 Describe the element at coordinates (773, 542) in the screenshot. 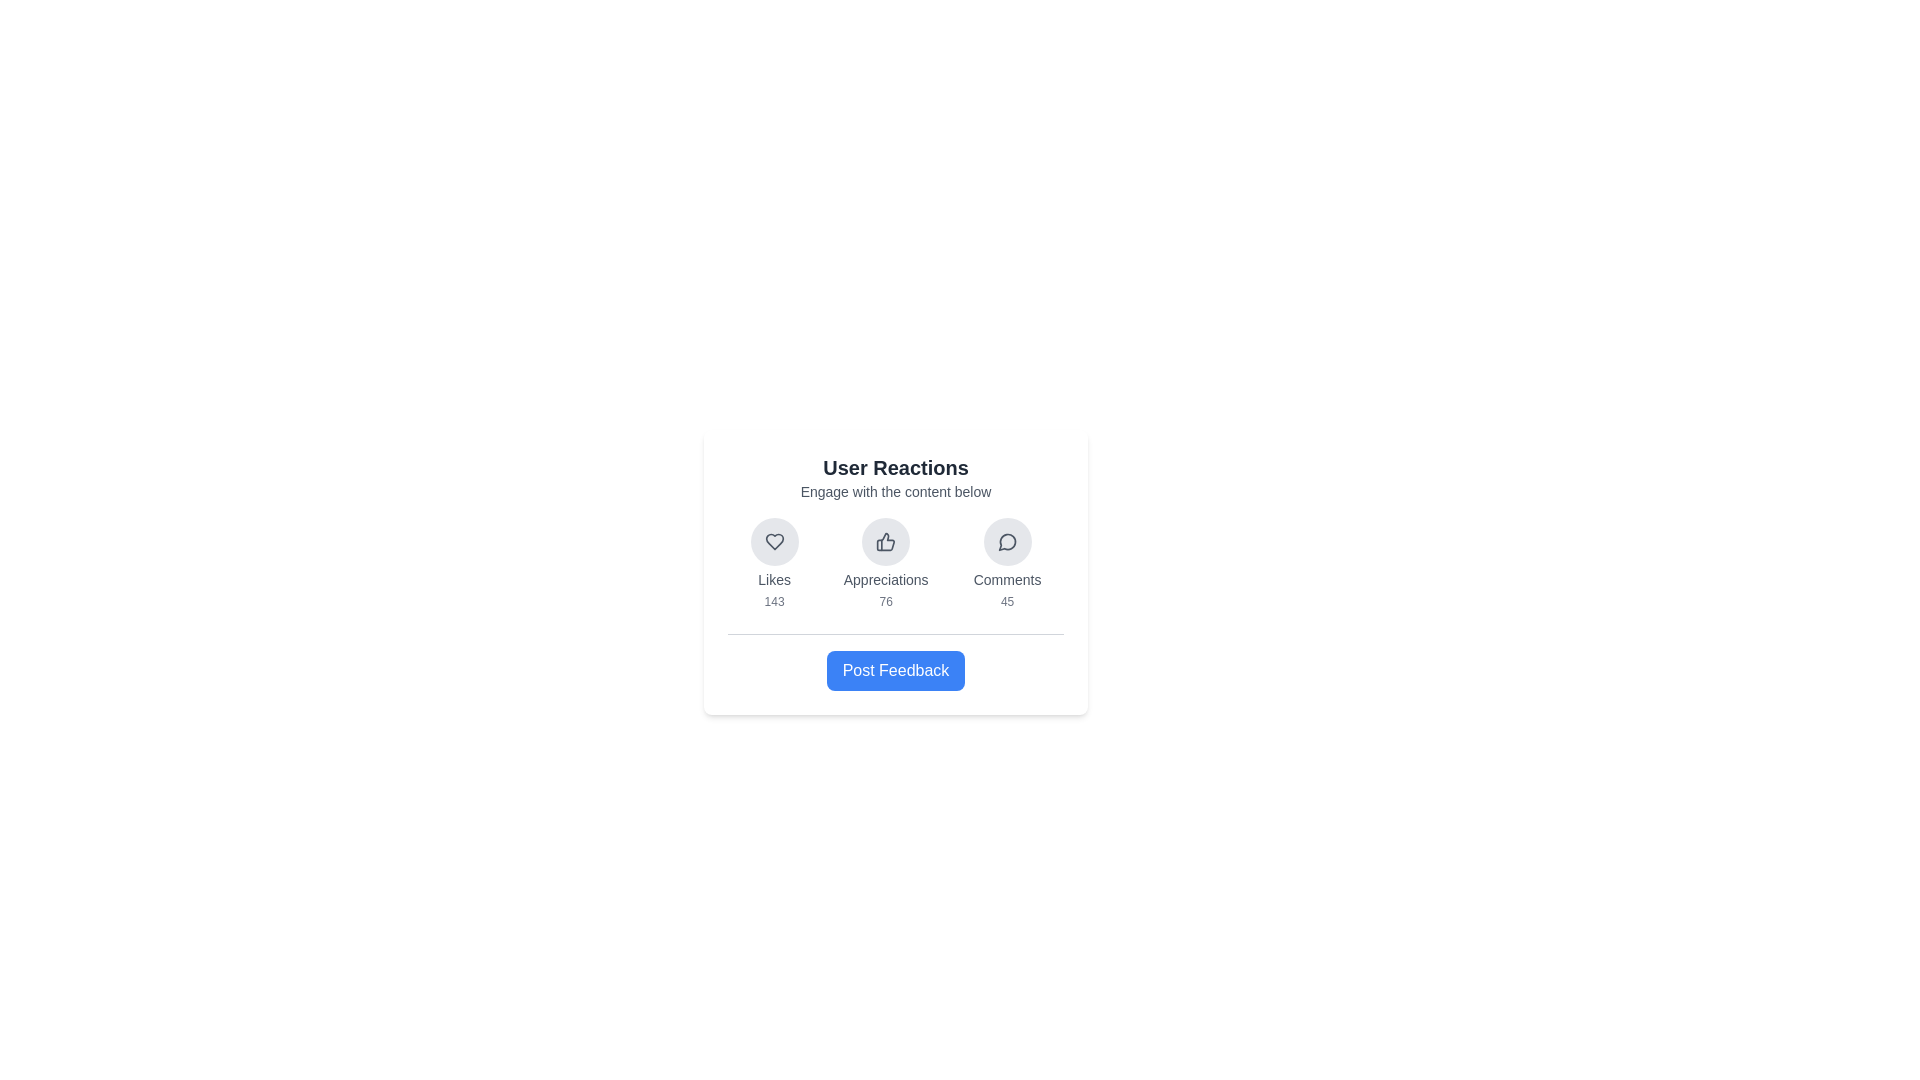

I see `the circular button with a heart icon in the 'Likes' section` at that location.